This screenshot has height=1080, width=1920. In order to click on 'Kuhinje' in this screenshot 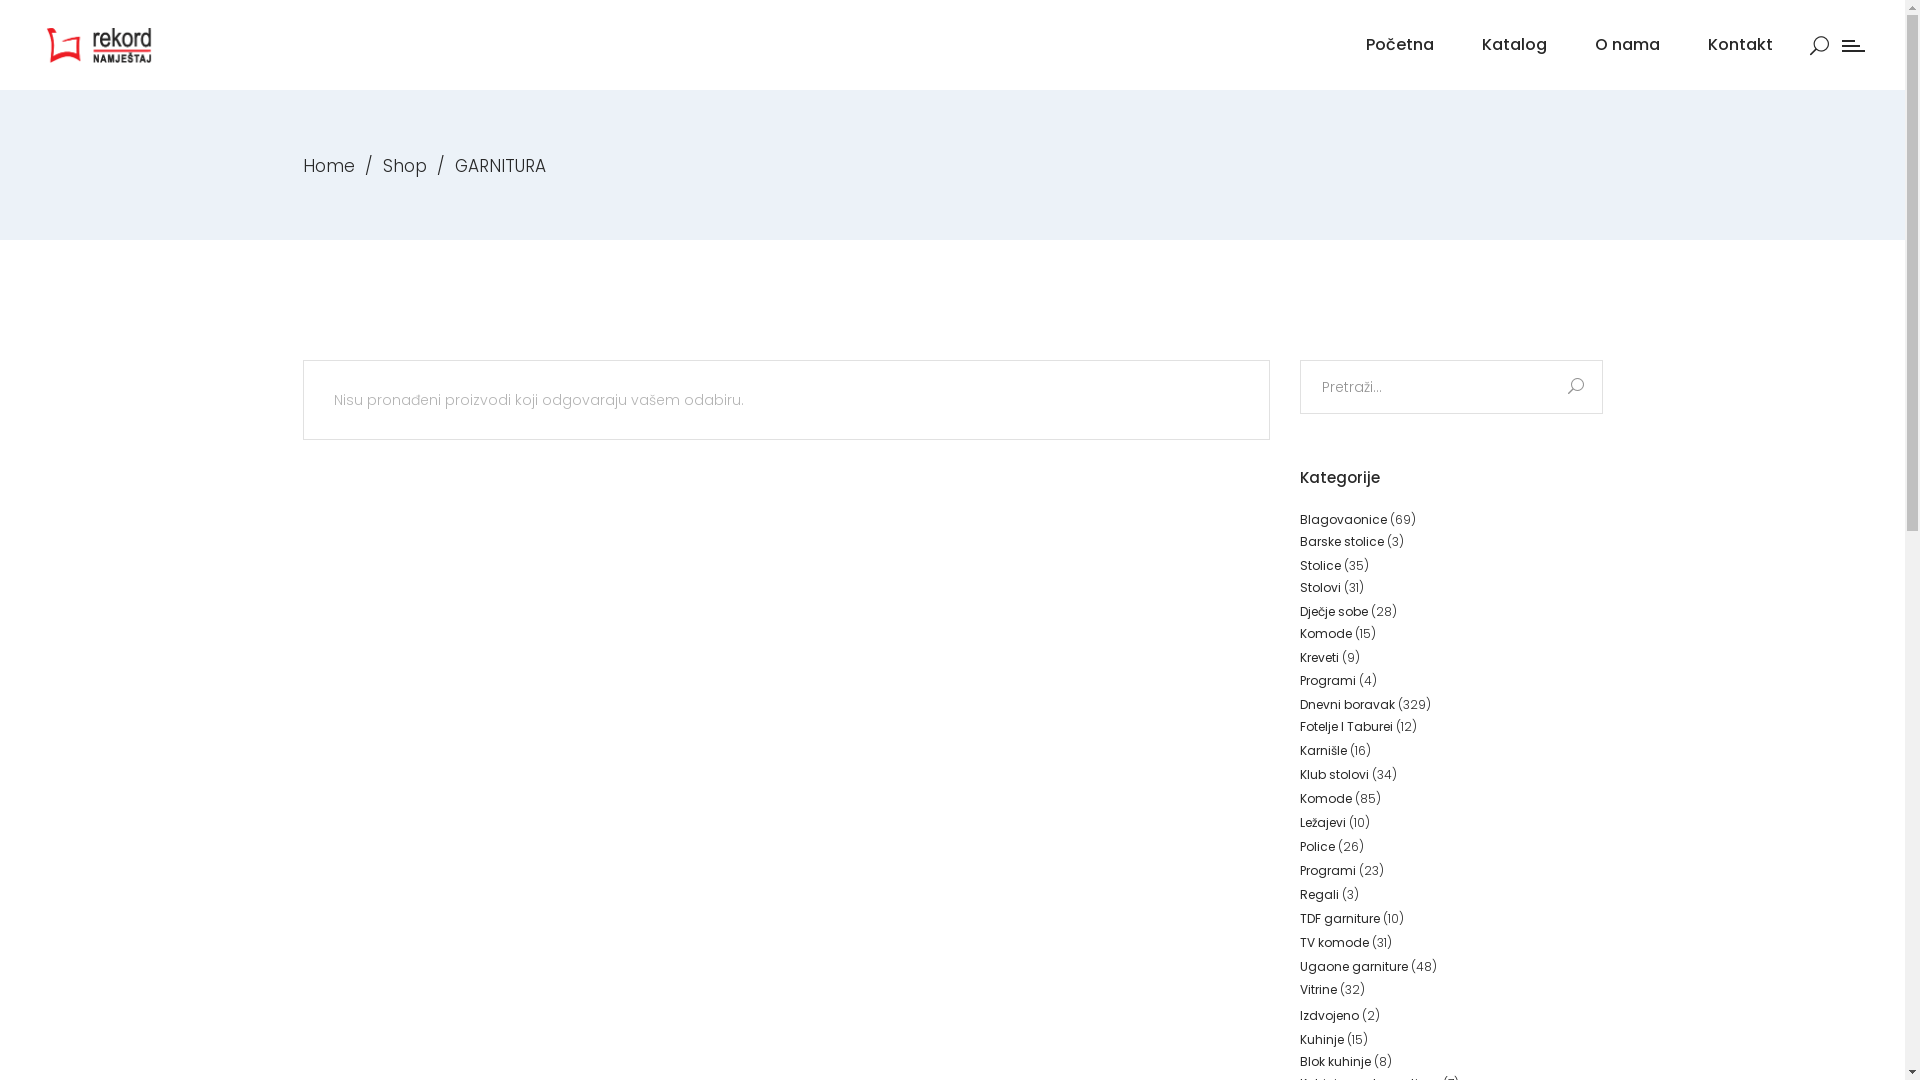, I will do `click(1321, 1038)`.